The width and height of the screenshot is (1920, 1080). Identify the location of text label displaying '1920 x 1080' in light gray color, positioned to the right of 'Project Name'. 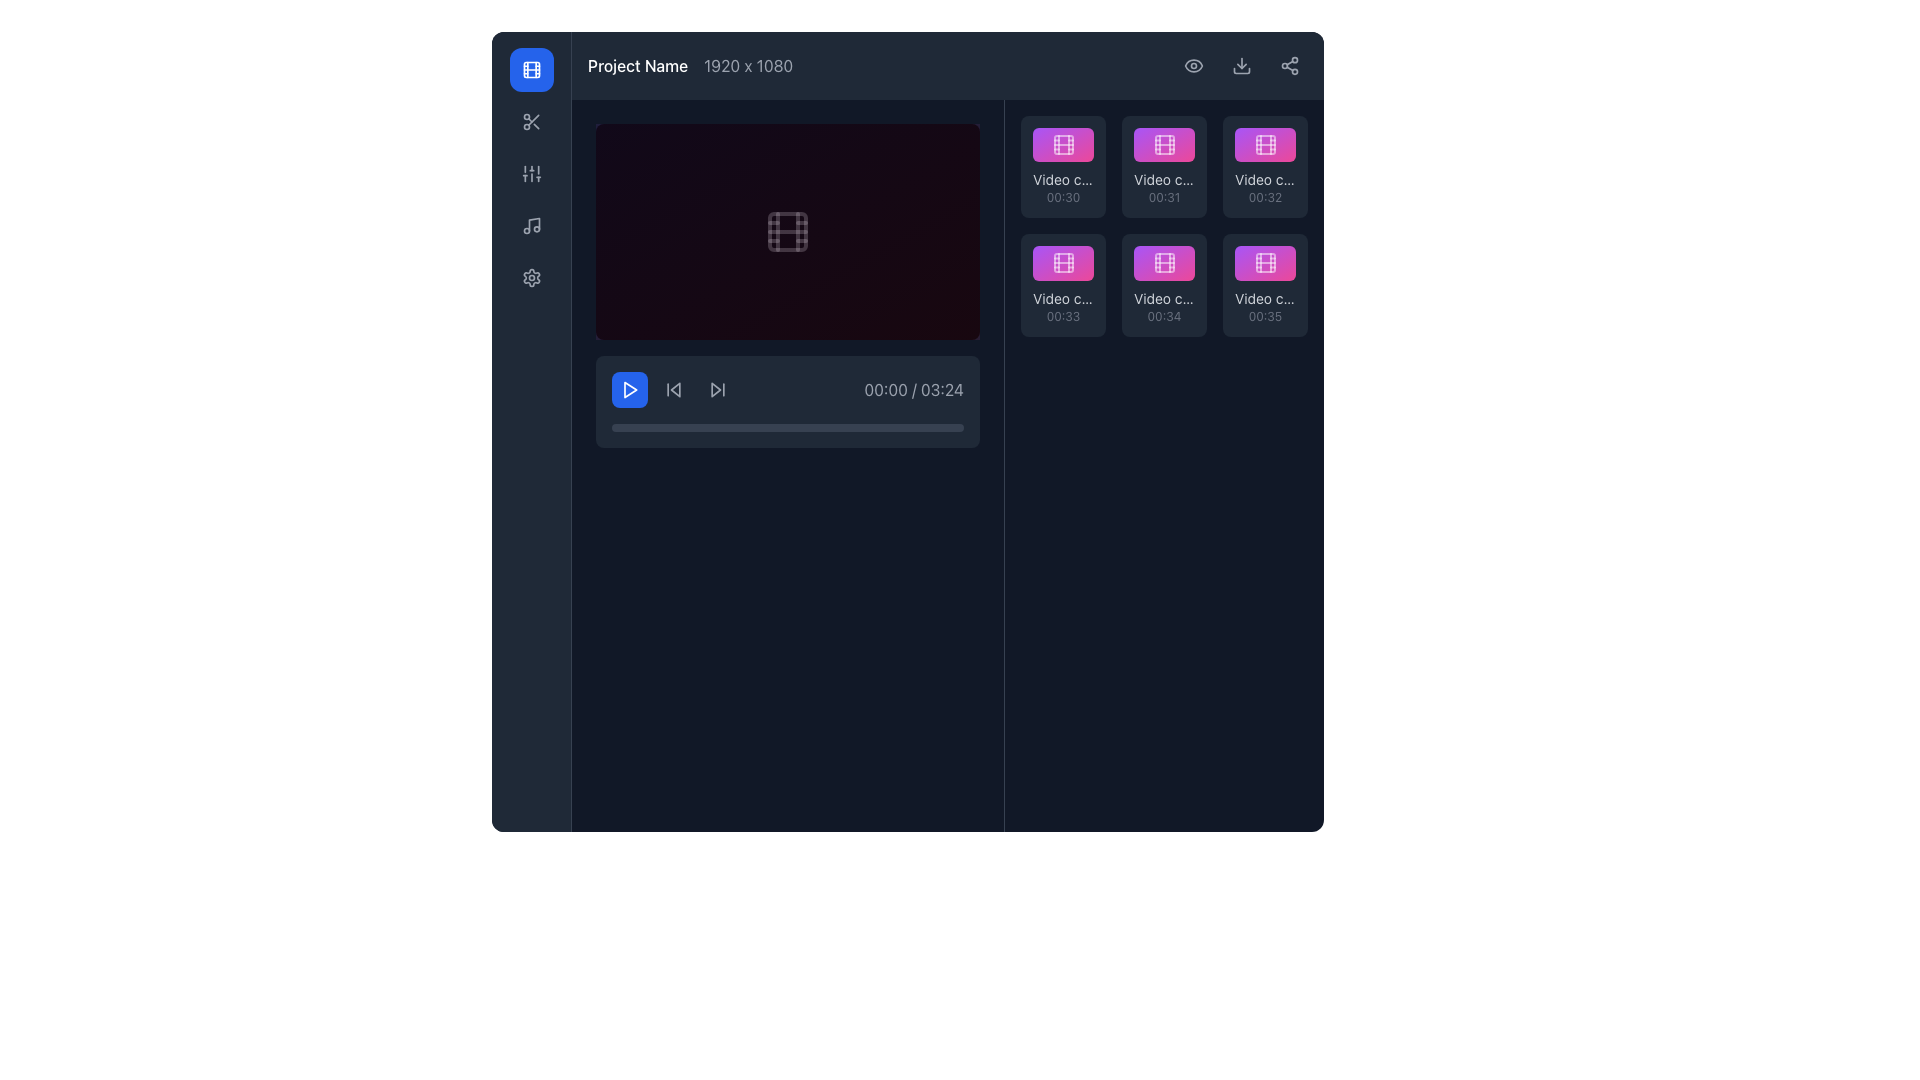
(747, 64).